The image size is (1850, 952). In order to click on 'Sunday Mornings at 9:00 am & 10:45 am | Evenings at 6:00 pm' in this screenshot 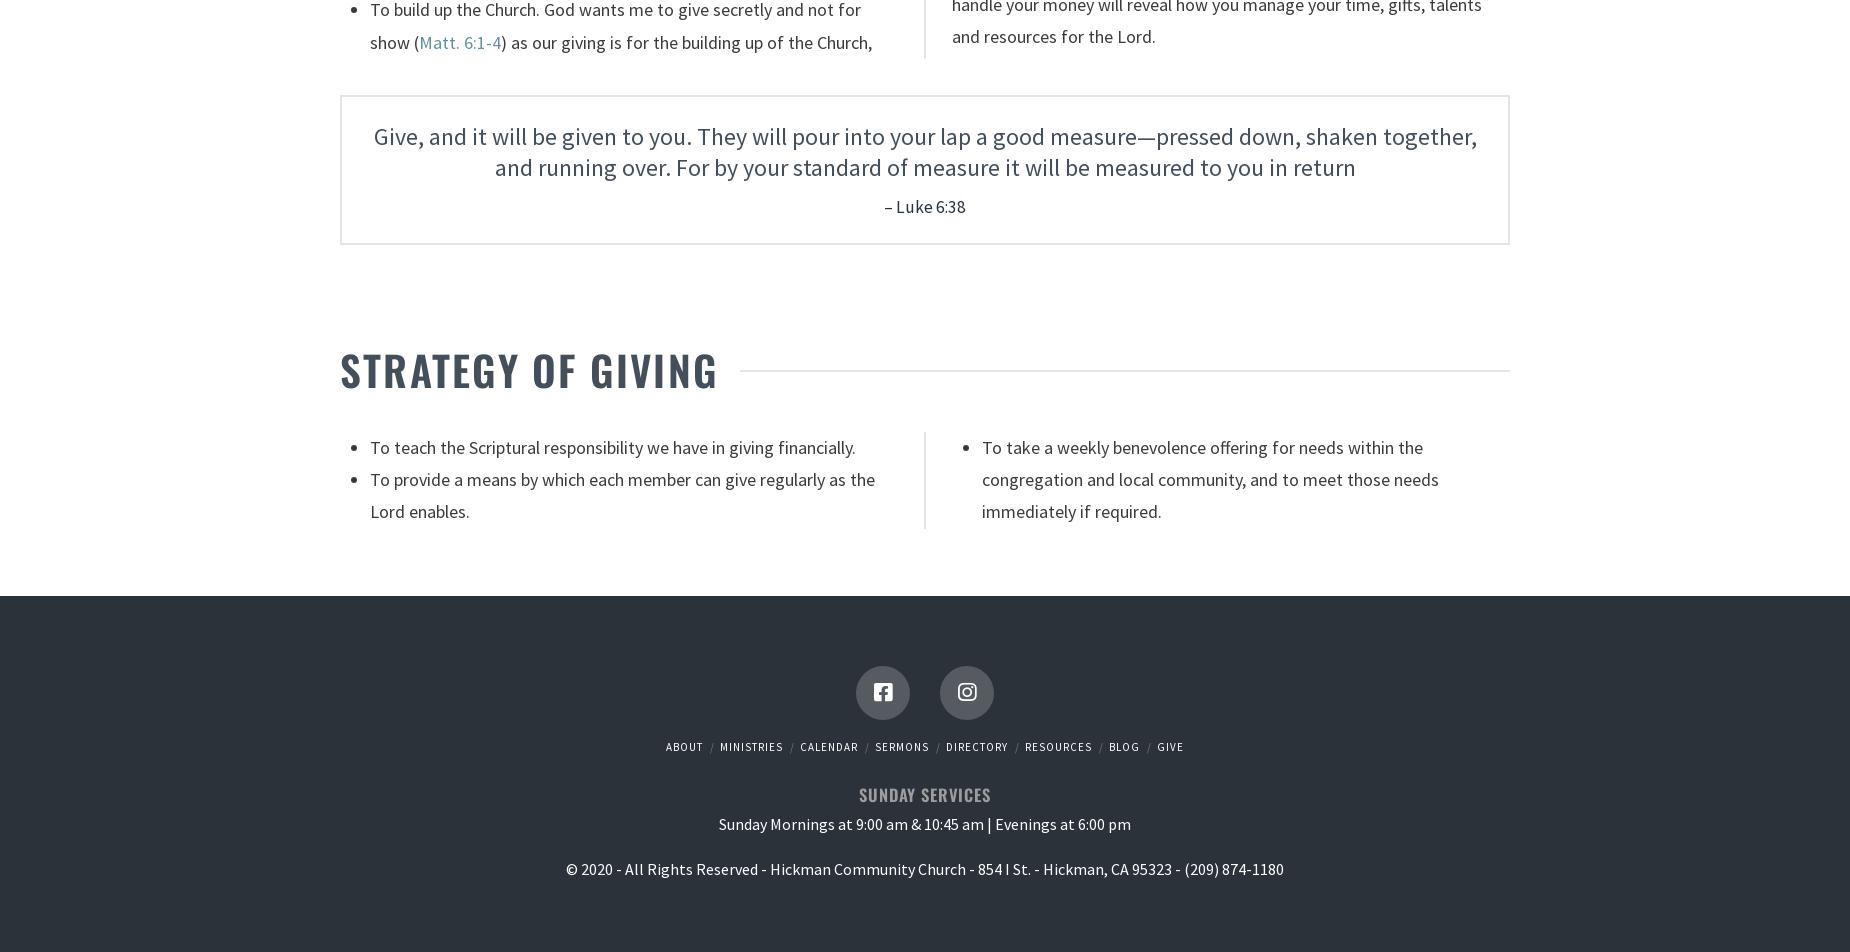, I will do `click(925, 823)`.